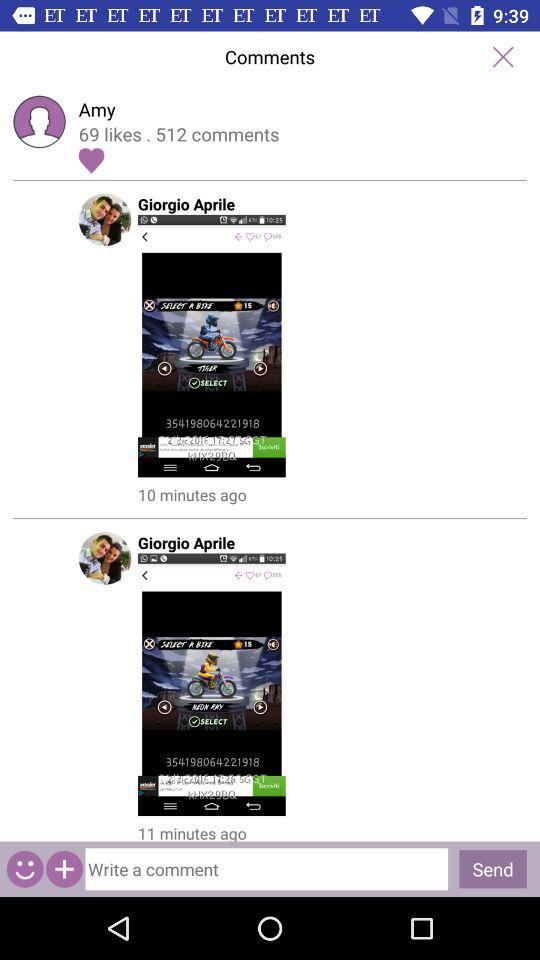 This screenshot has height=960, width=540. What do you see at coordinates (90, 159) in the screenshot?
I see `like user` at bounding box center [90, 159].